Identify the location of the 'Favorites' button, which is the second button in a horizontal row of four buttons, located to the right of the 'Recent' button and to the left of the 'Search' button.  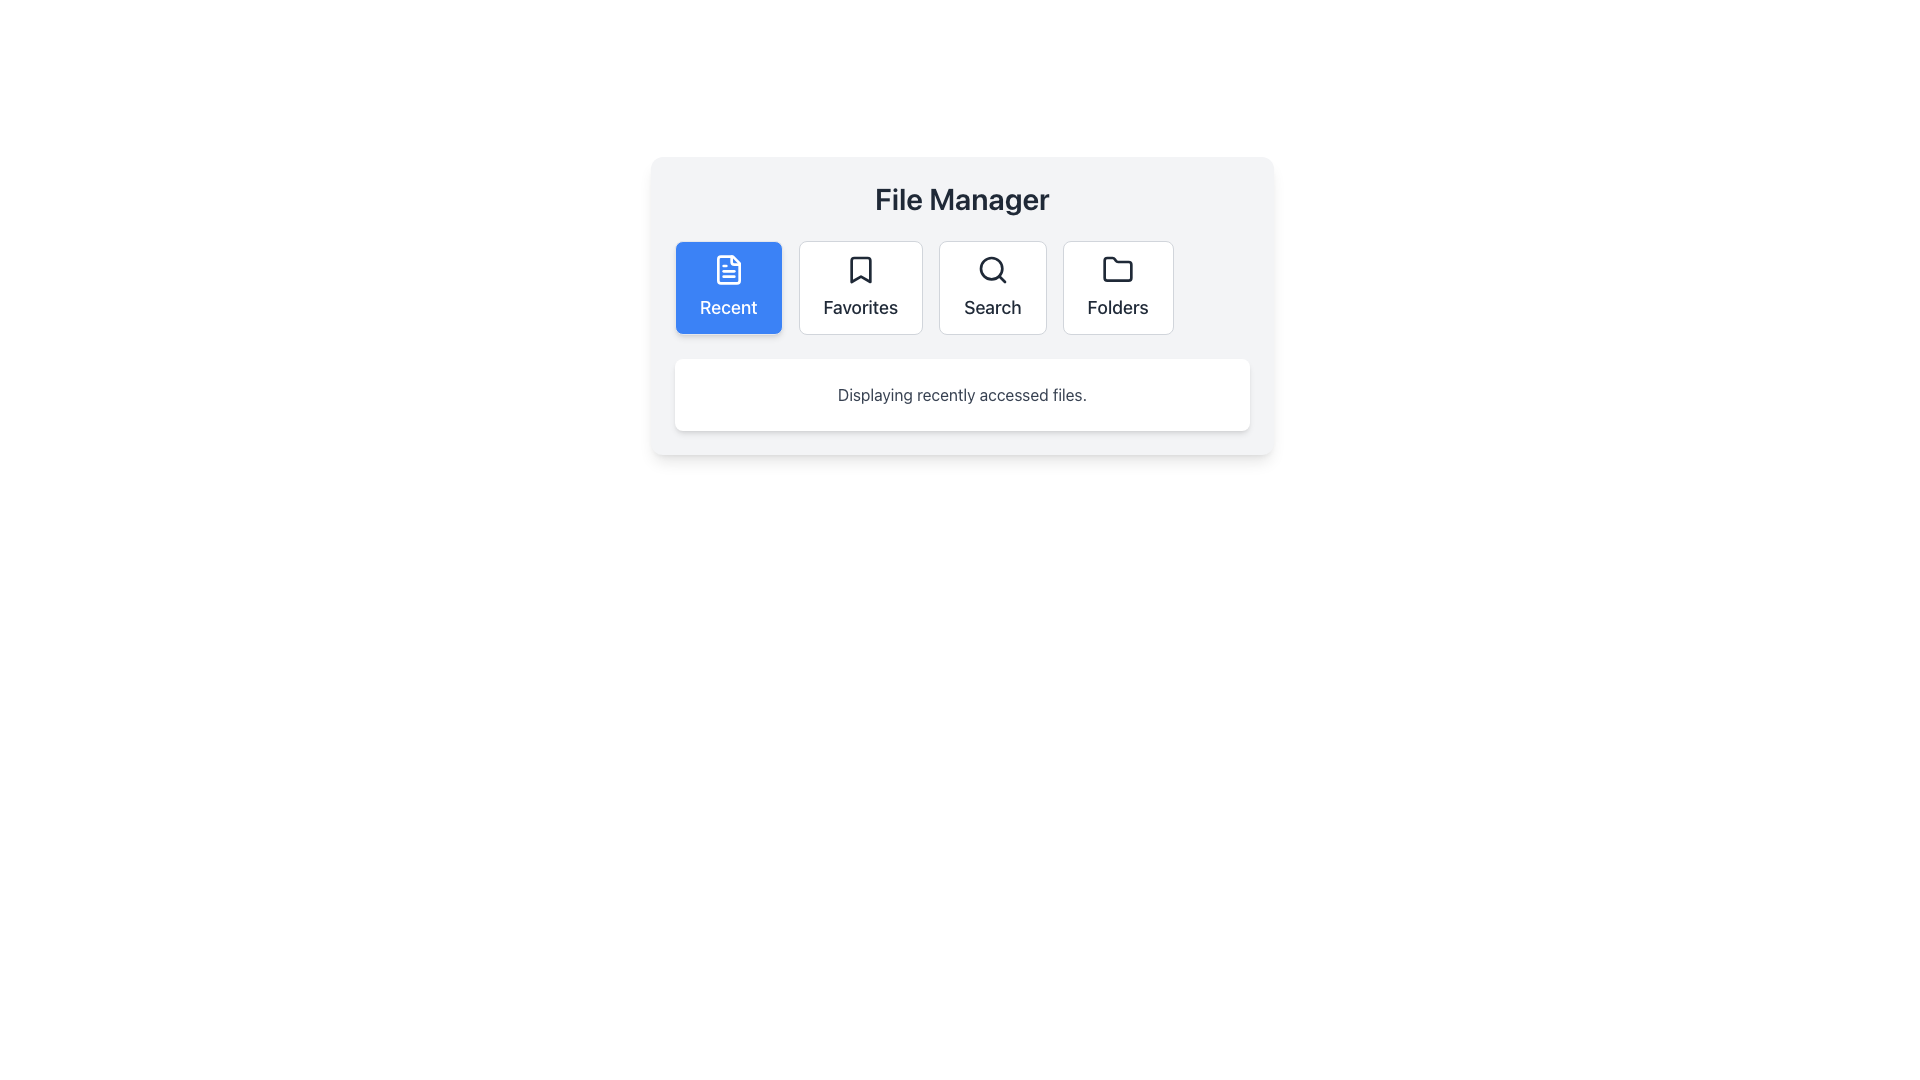
(860, 288).